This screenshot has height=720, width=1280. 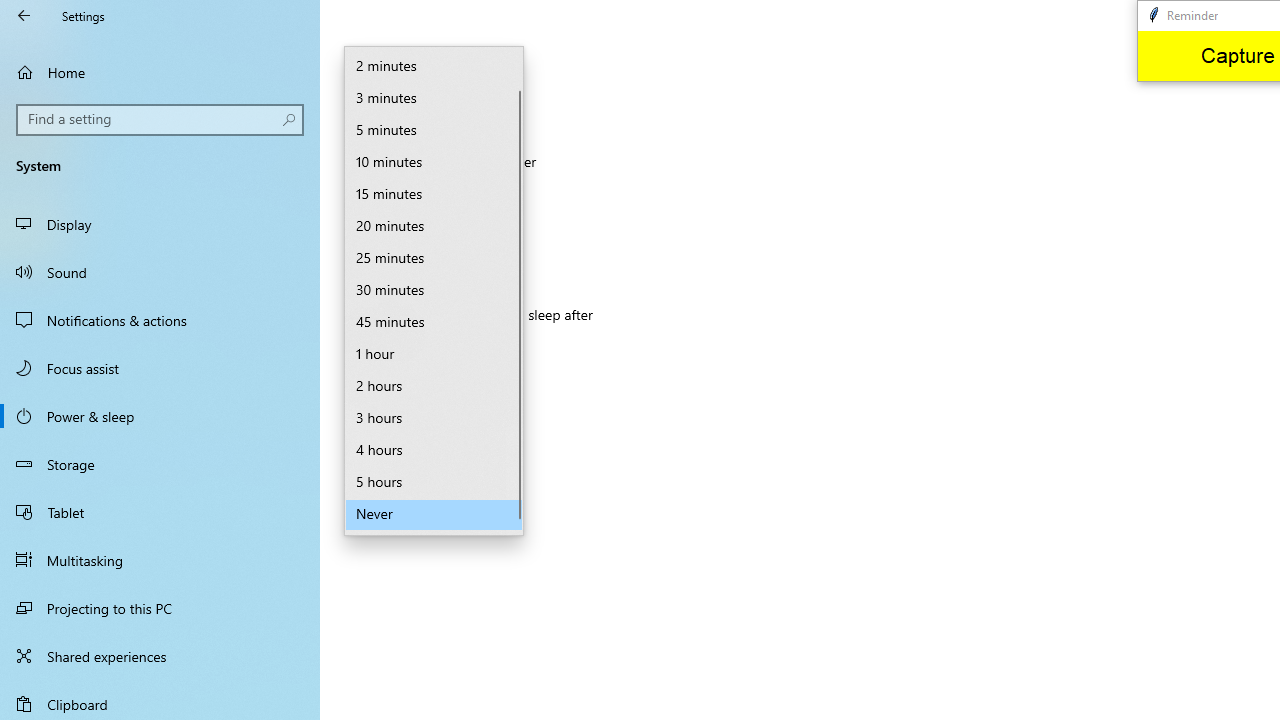 I want to click on '10 minutes', so click(x=433, y=162).